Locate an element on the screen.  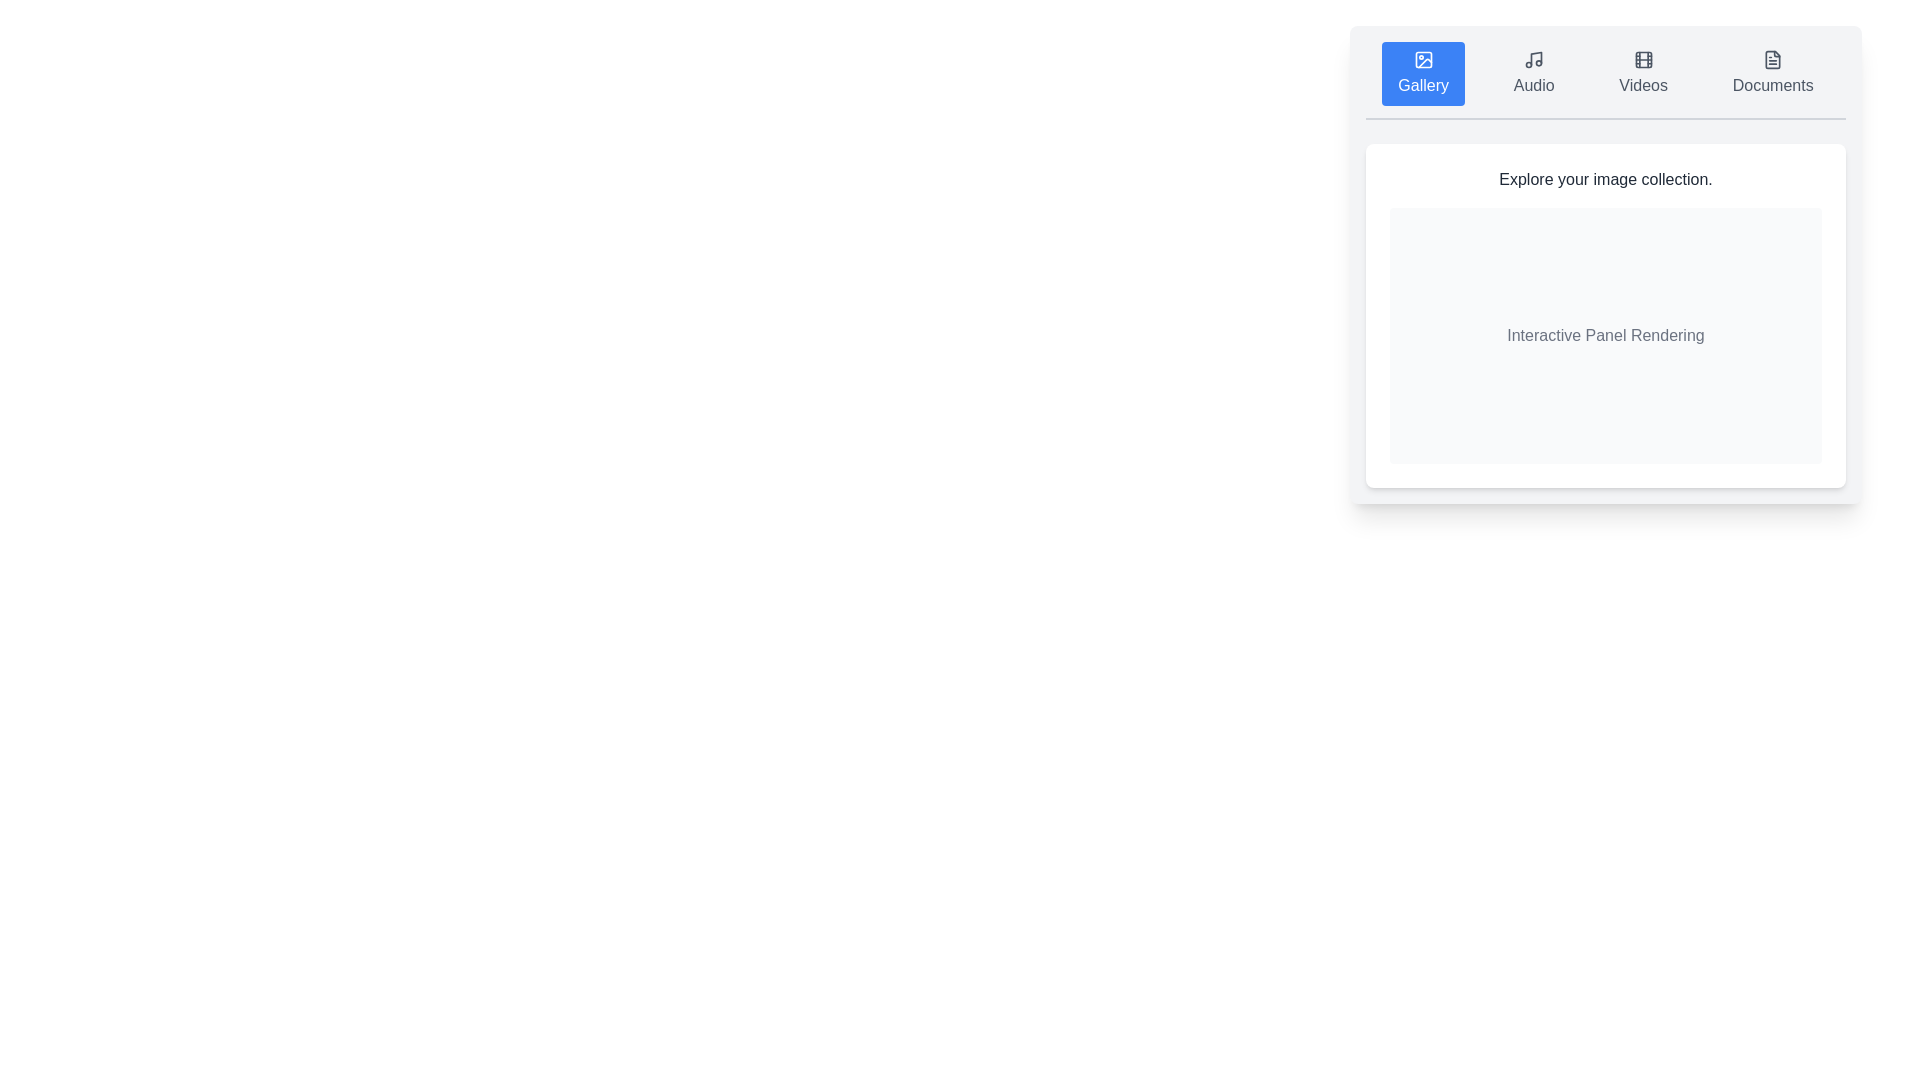
the tab labeled Videos to observe its hover effects is located at coordinates (1643, 72).